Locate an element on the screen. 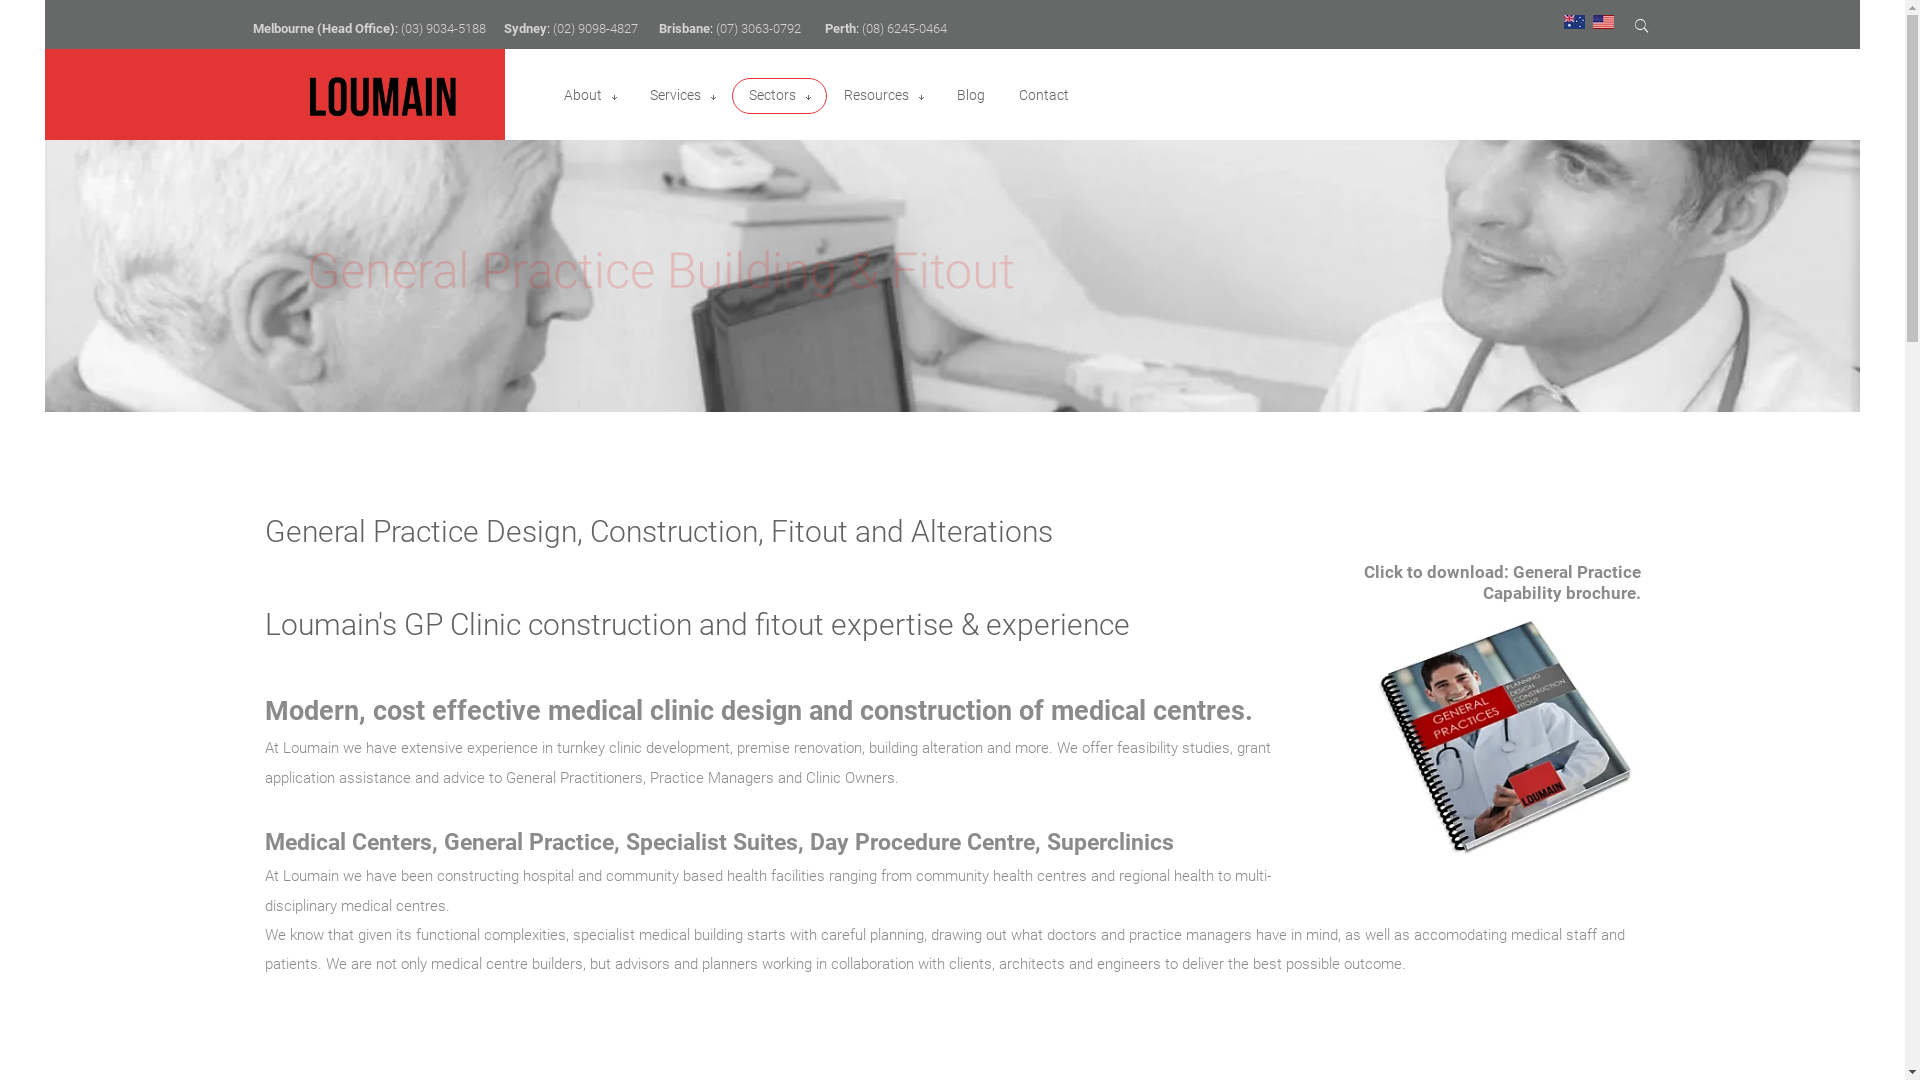 This screenshot has width=1920, height=1080. '(02) 9098-4827' is located at coordinates (593, 28).